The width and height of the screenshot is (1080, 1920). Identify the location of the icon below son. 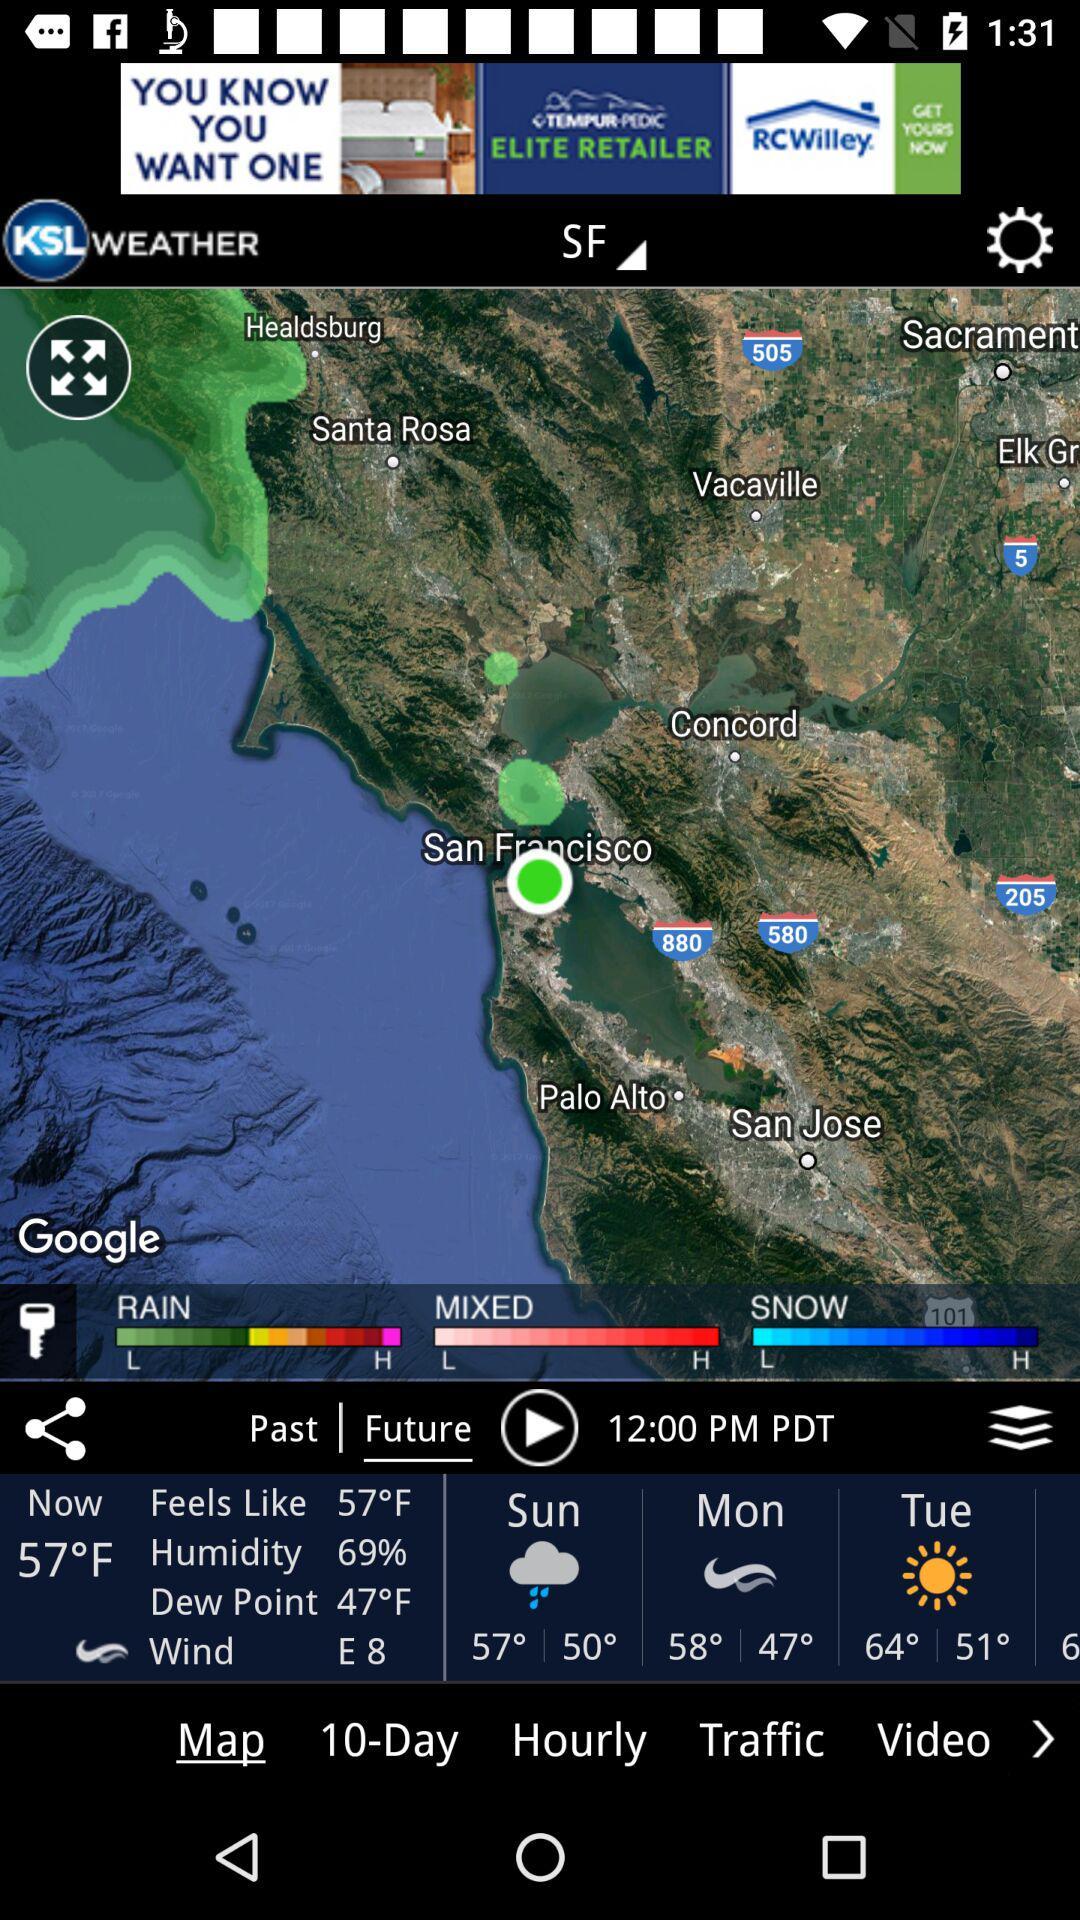
(543, 1574).